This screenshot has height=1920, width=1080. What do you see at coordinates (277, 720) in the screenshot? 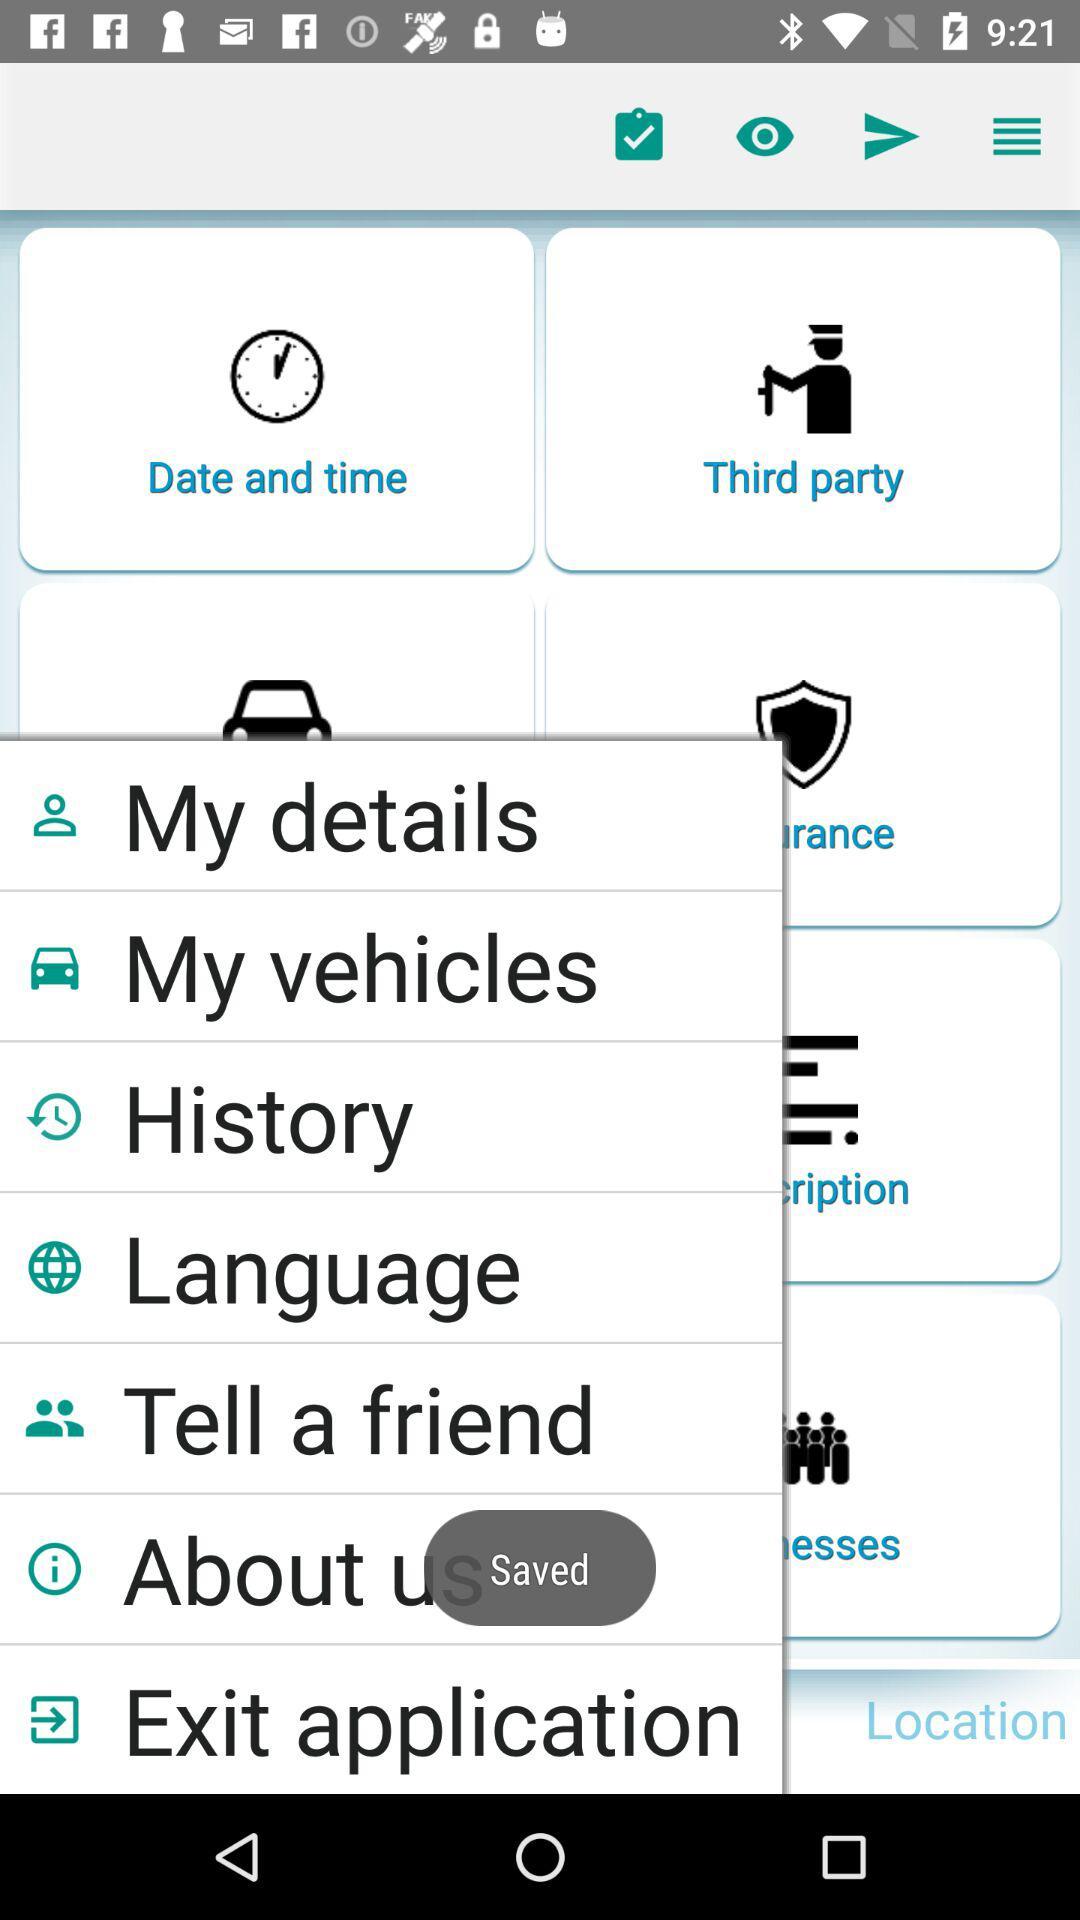
I see `the symbol which is immediately above my details` at bounding box center [277, 720].